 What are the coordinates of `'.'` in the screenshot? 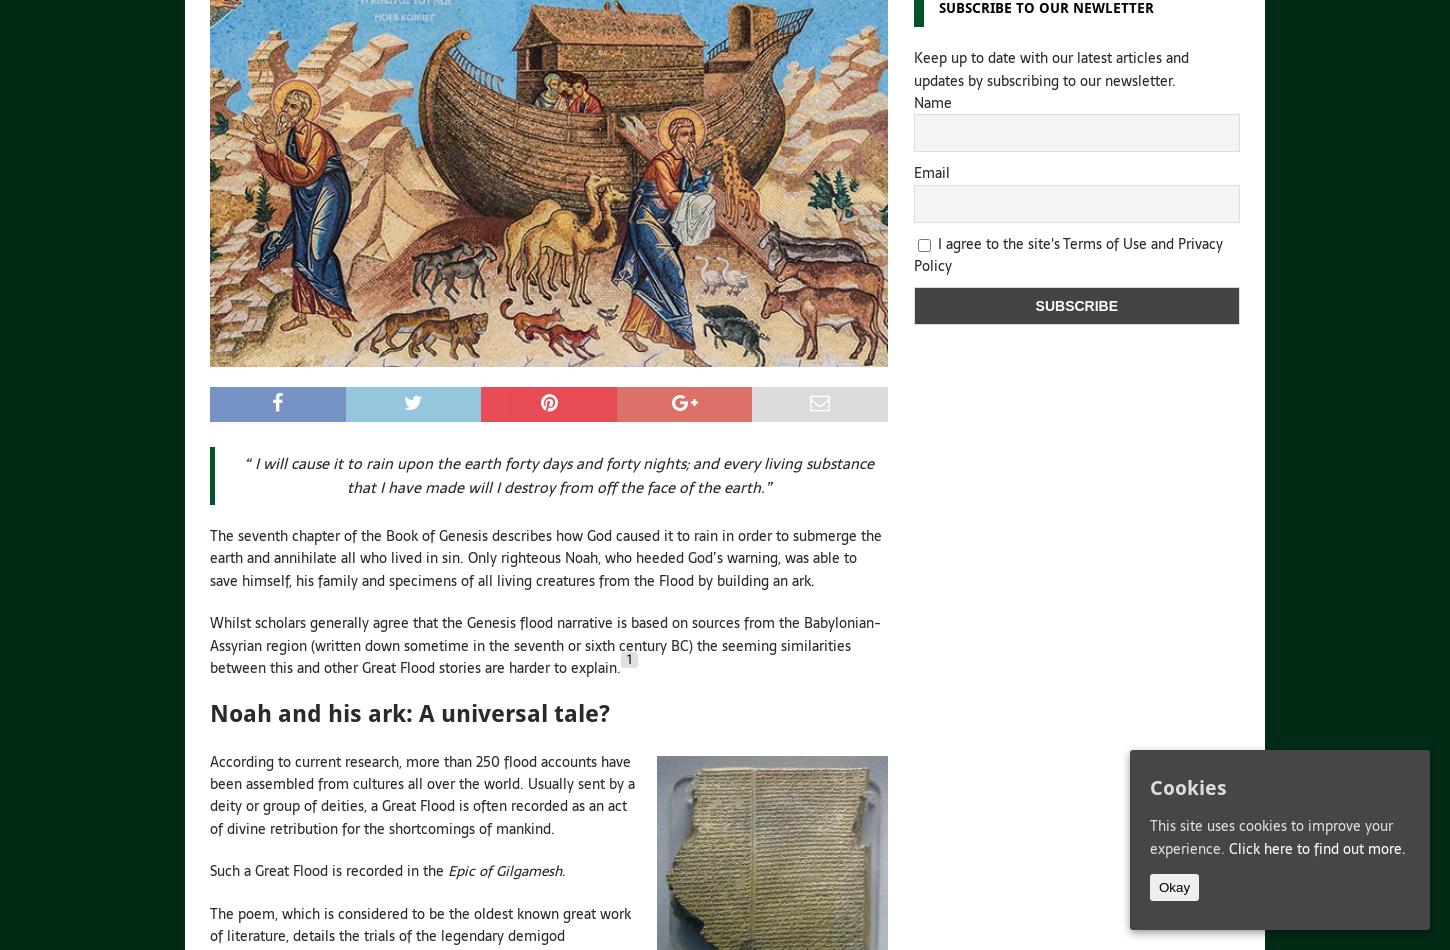 It's located at (564, 869).